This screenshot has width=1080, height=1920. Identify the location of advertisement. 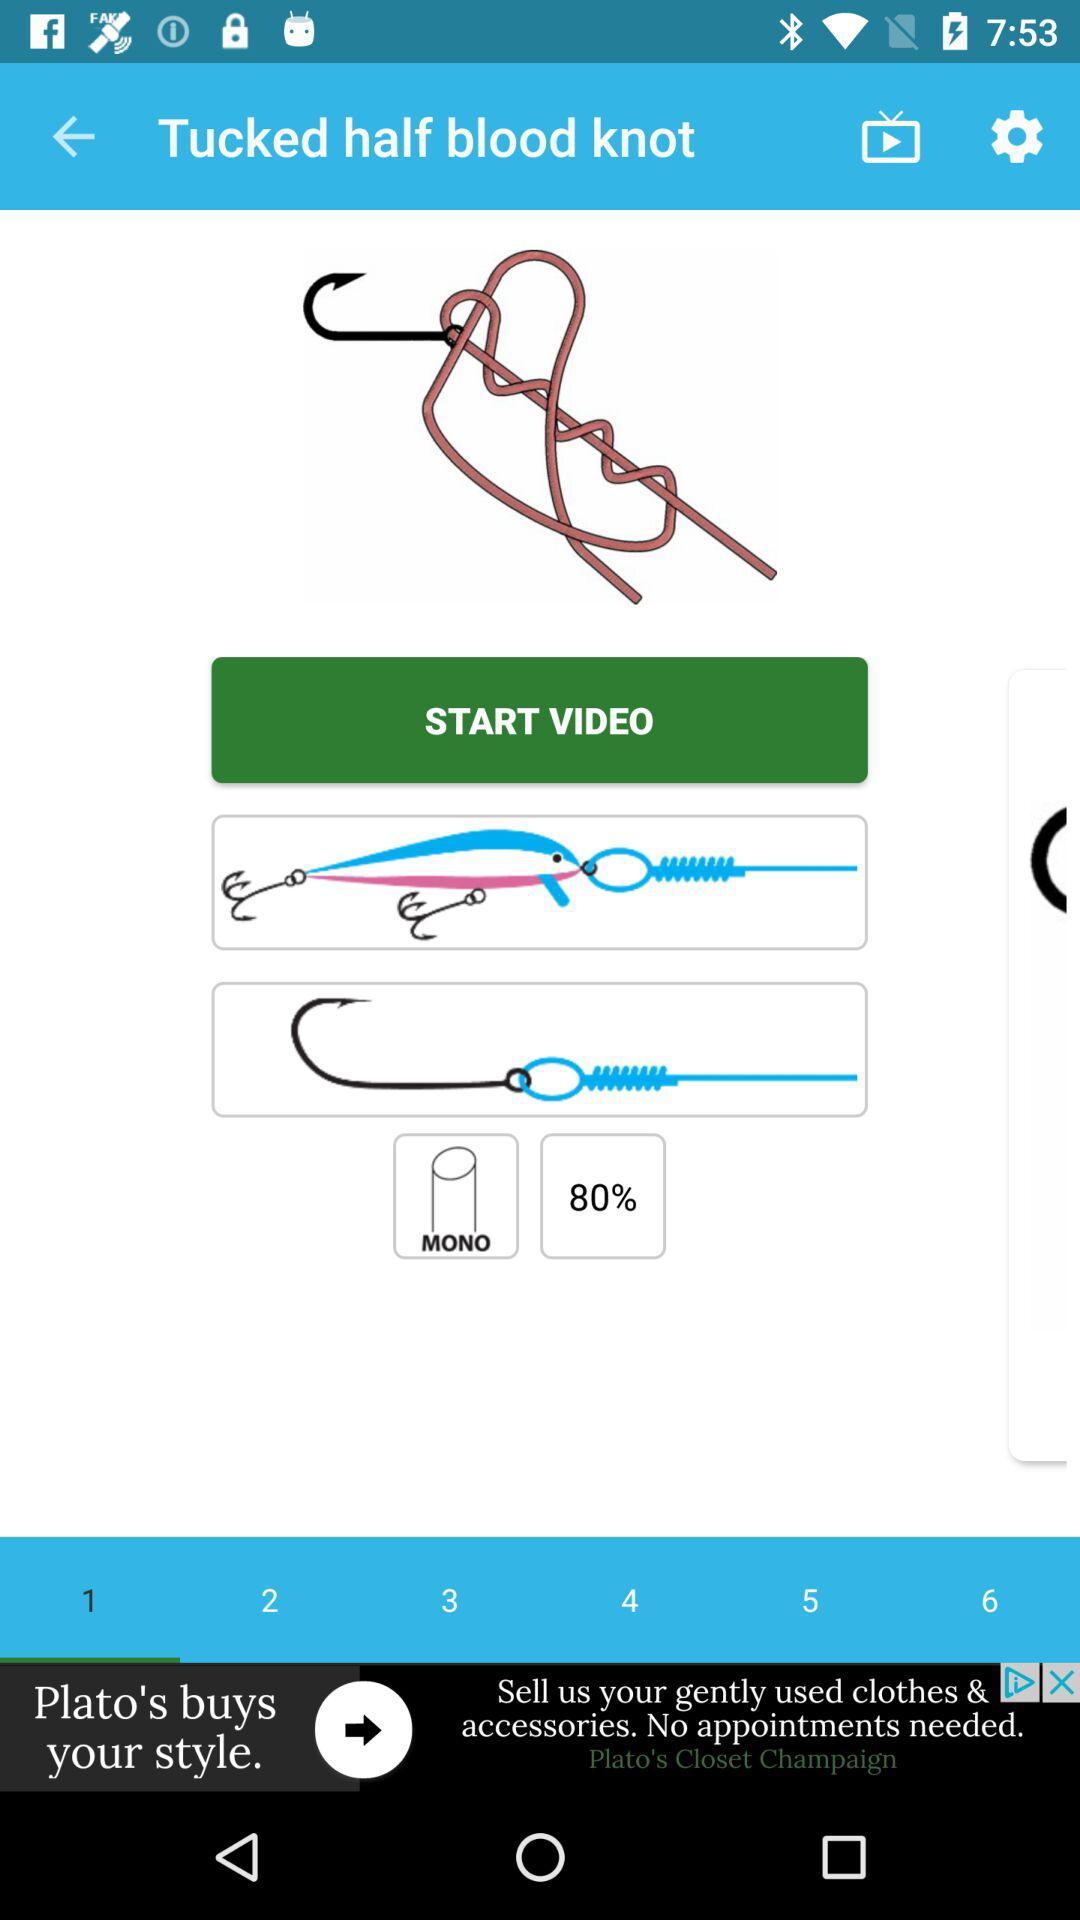
(540, 1727).